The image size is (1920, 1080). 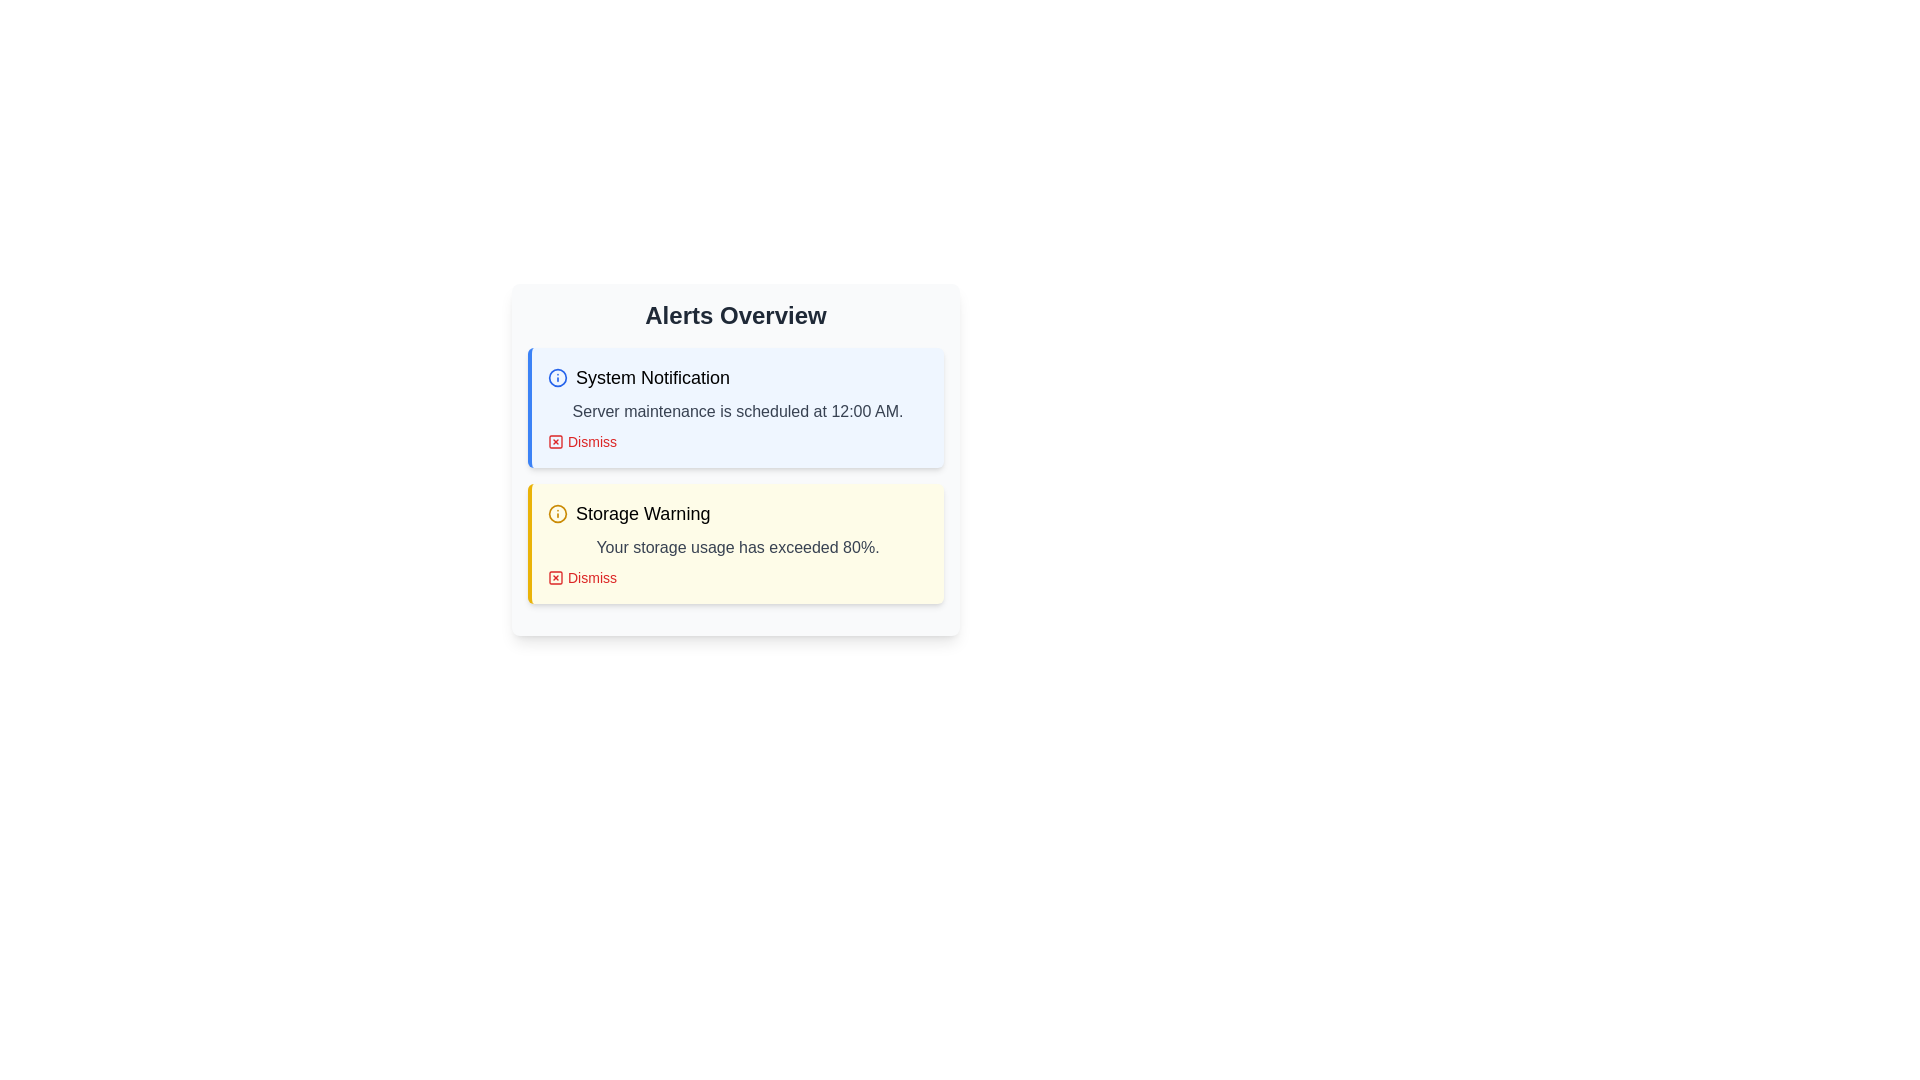 I want to click on the dismiss icon located to the left of the 'Dismiss' label in the 'System Notification' card, so click(x=556, y=441).